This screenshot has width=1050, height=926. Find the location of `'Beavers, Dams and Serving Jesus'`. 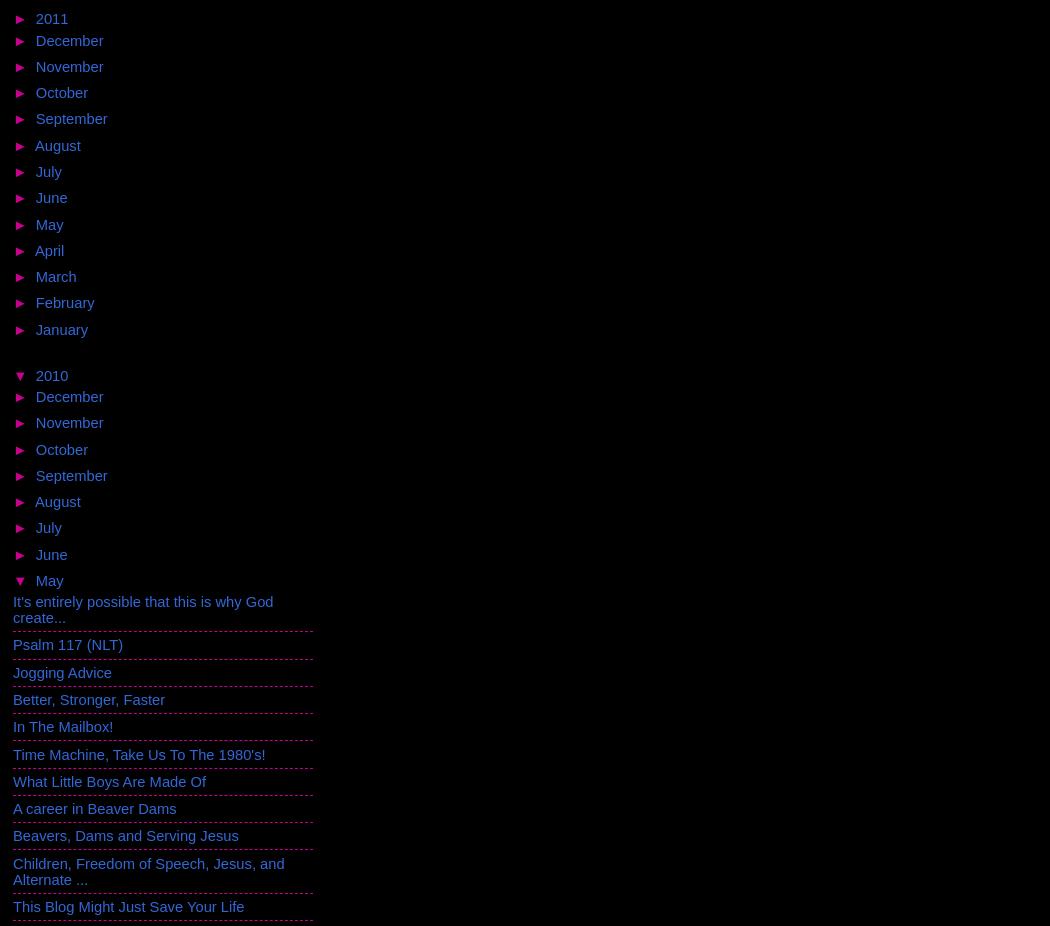

'Beavers, Dams and Serving Jesus' is located at coordinates (124, 835).